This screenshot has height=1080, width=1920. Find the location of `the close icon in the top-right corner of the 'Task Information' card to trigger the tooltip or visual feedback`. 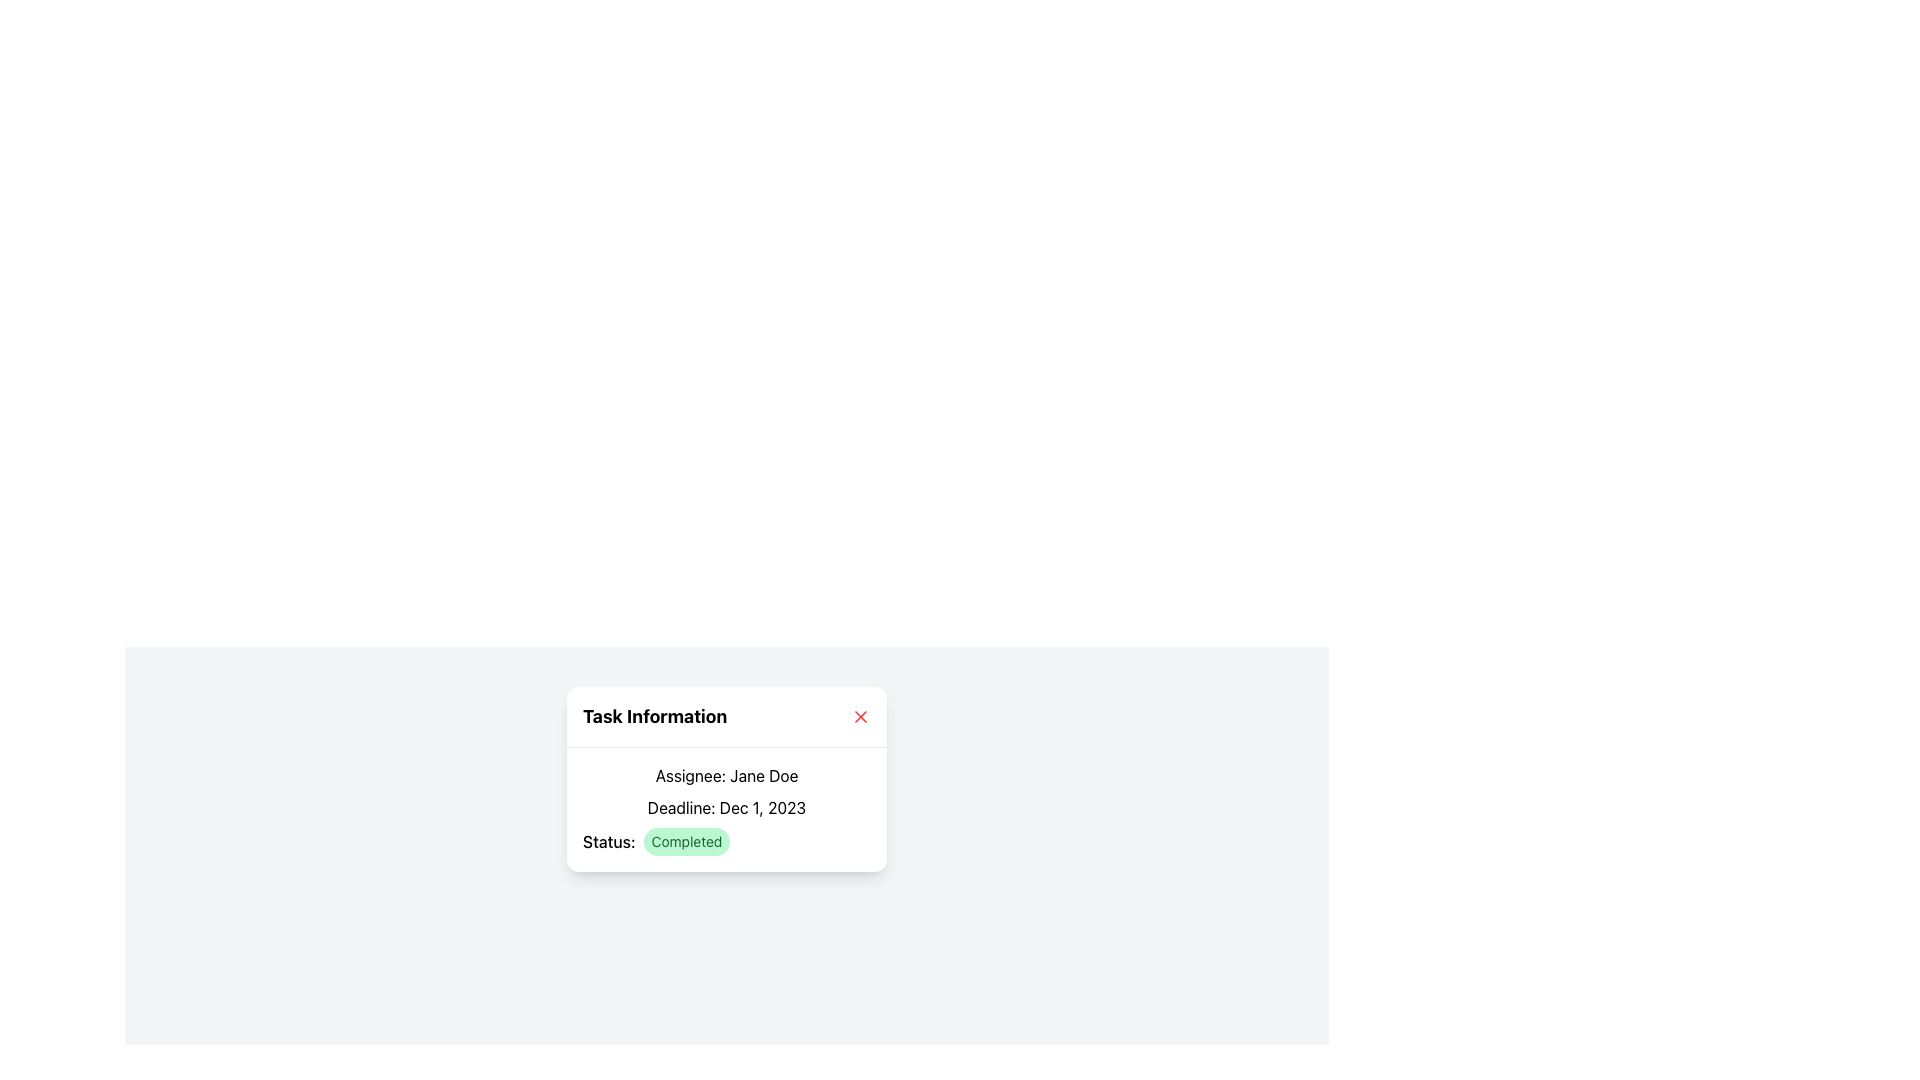

the close icon in the top-right corner of the 'Task Information' card to trigger the tooltip or visual feedback is located at coordinates (860, 716).